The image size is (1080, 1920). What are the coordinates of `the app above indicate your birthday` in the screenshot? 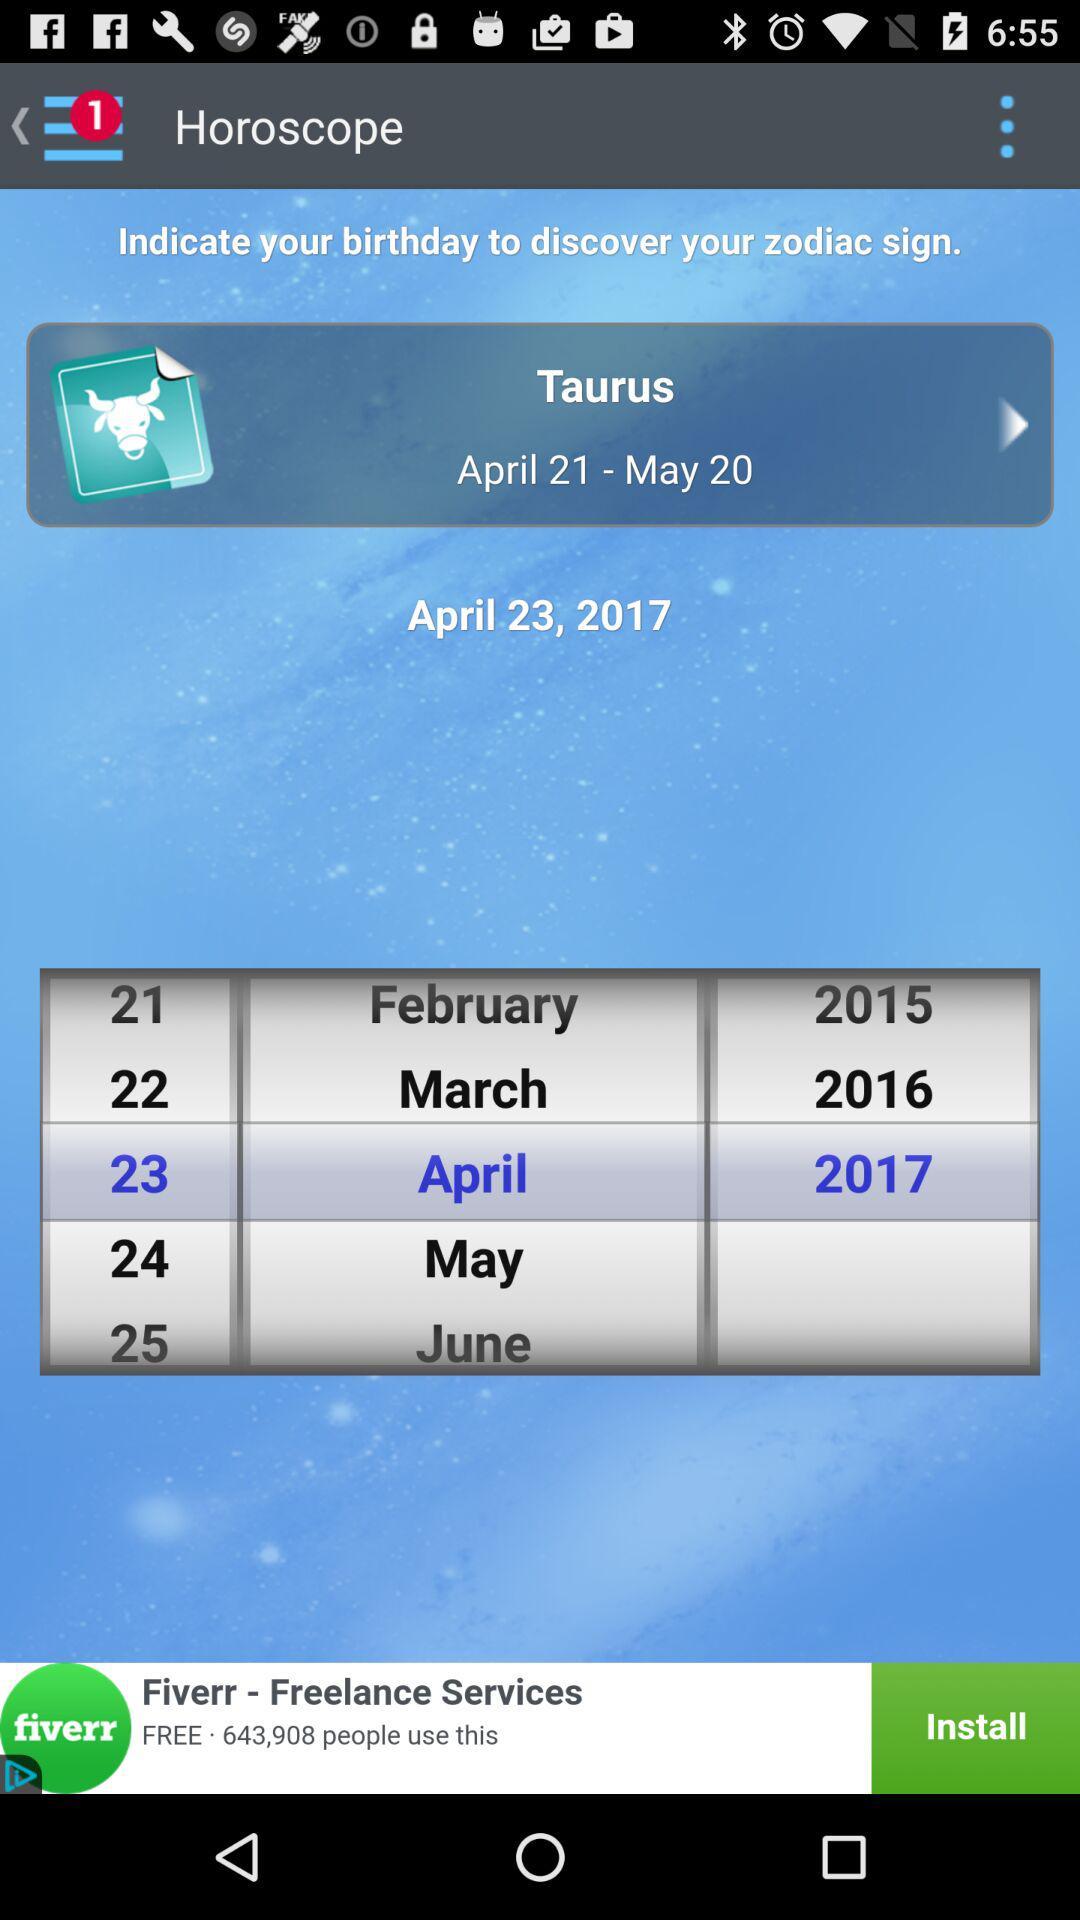 It's located at (1006, 124).